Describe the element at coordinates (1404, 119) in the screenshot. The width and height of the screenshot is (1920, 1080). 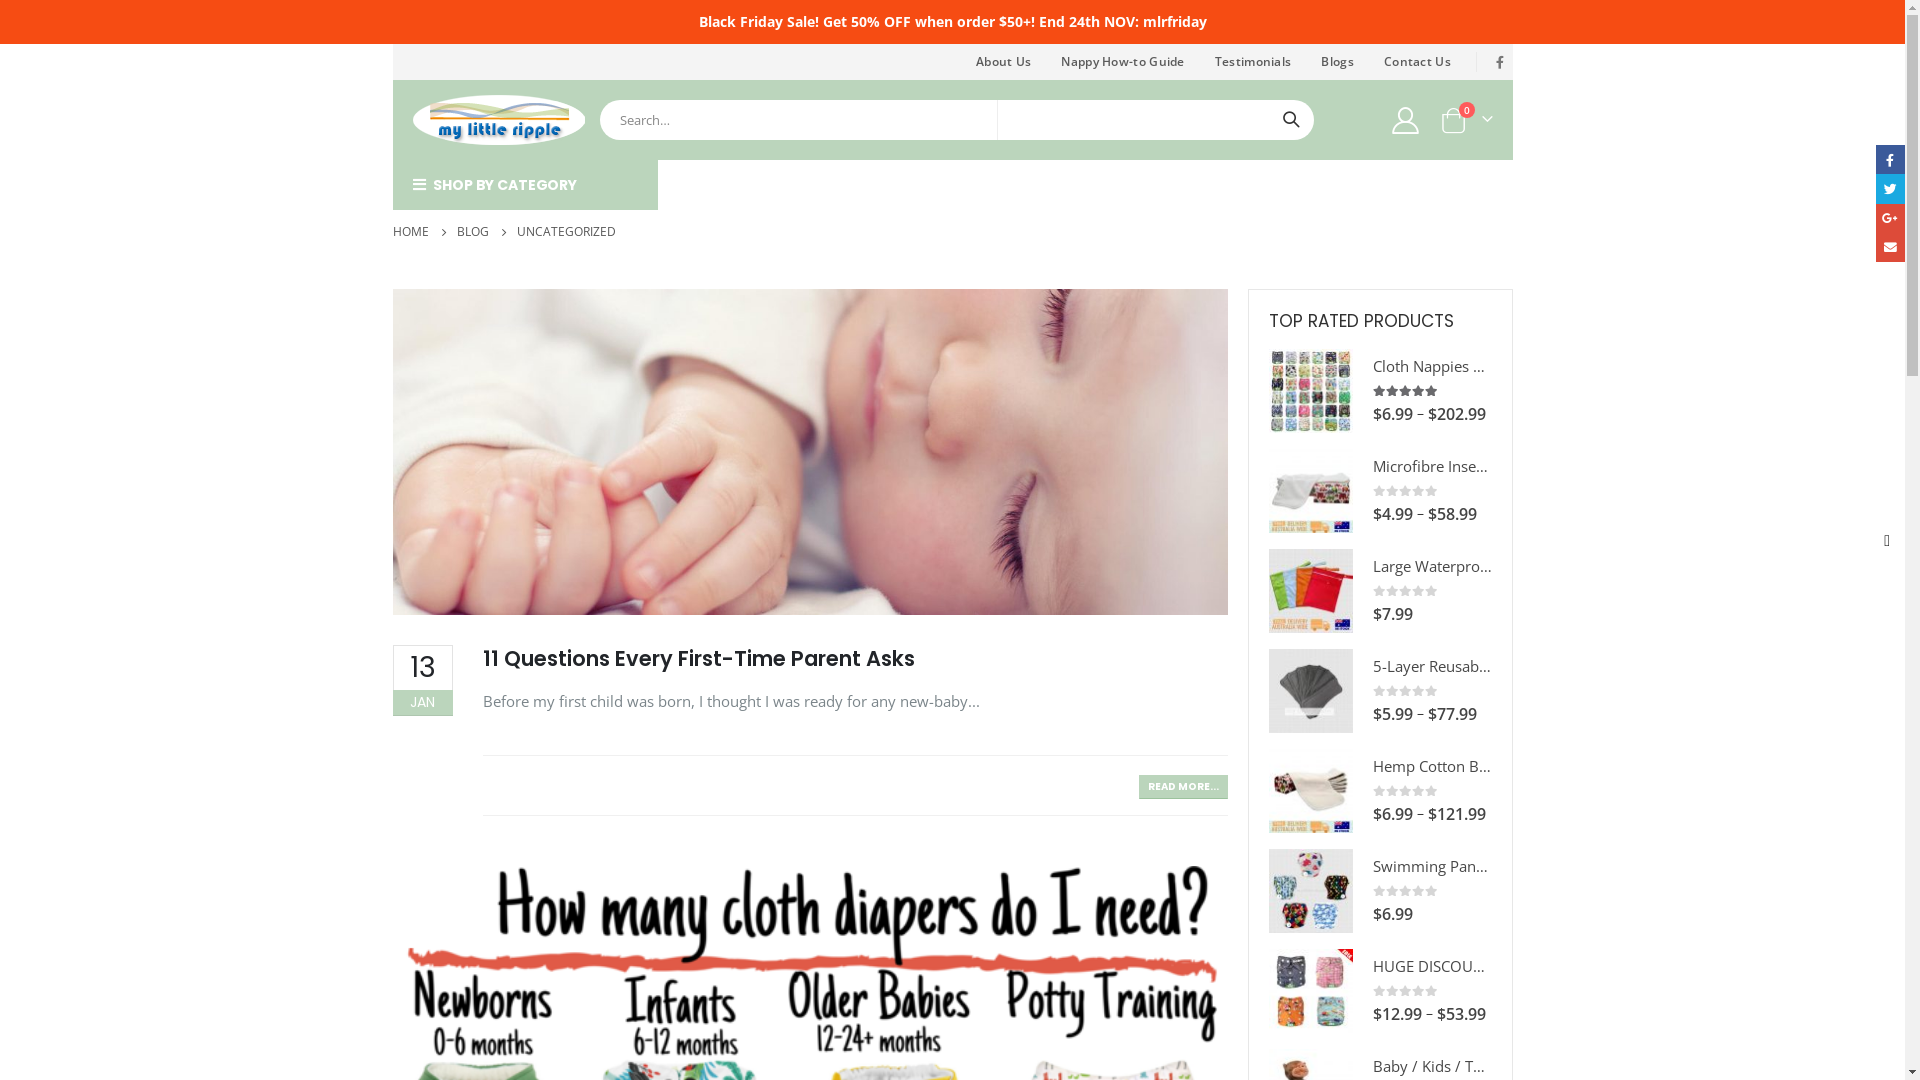
I see `'My Account'` at that location.